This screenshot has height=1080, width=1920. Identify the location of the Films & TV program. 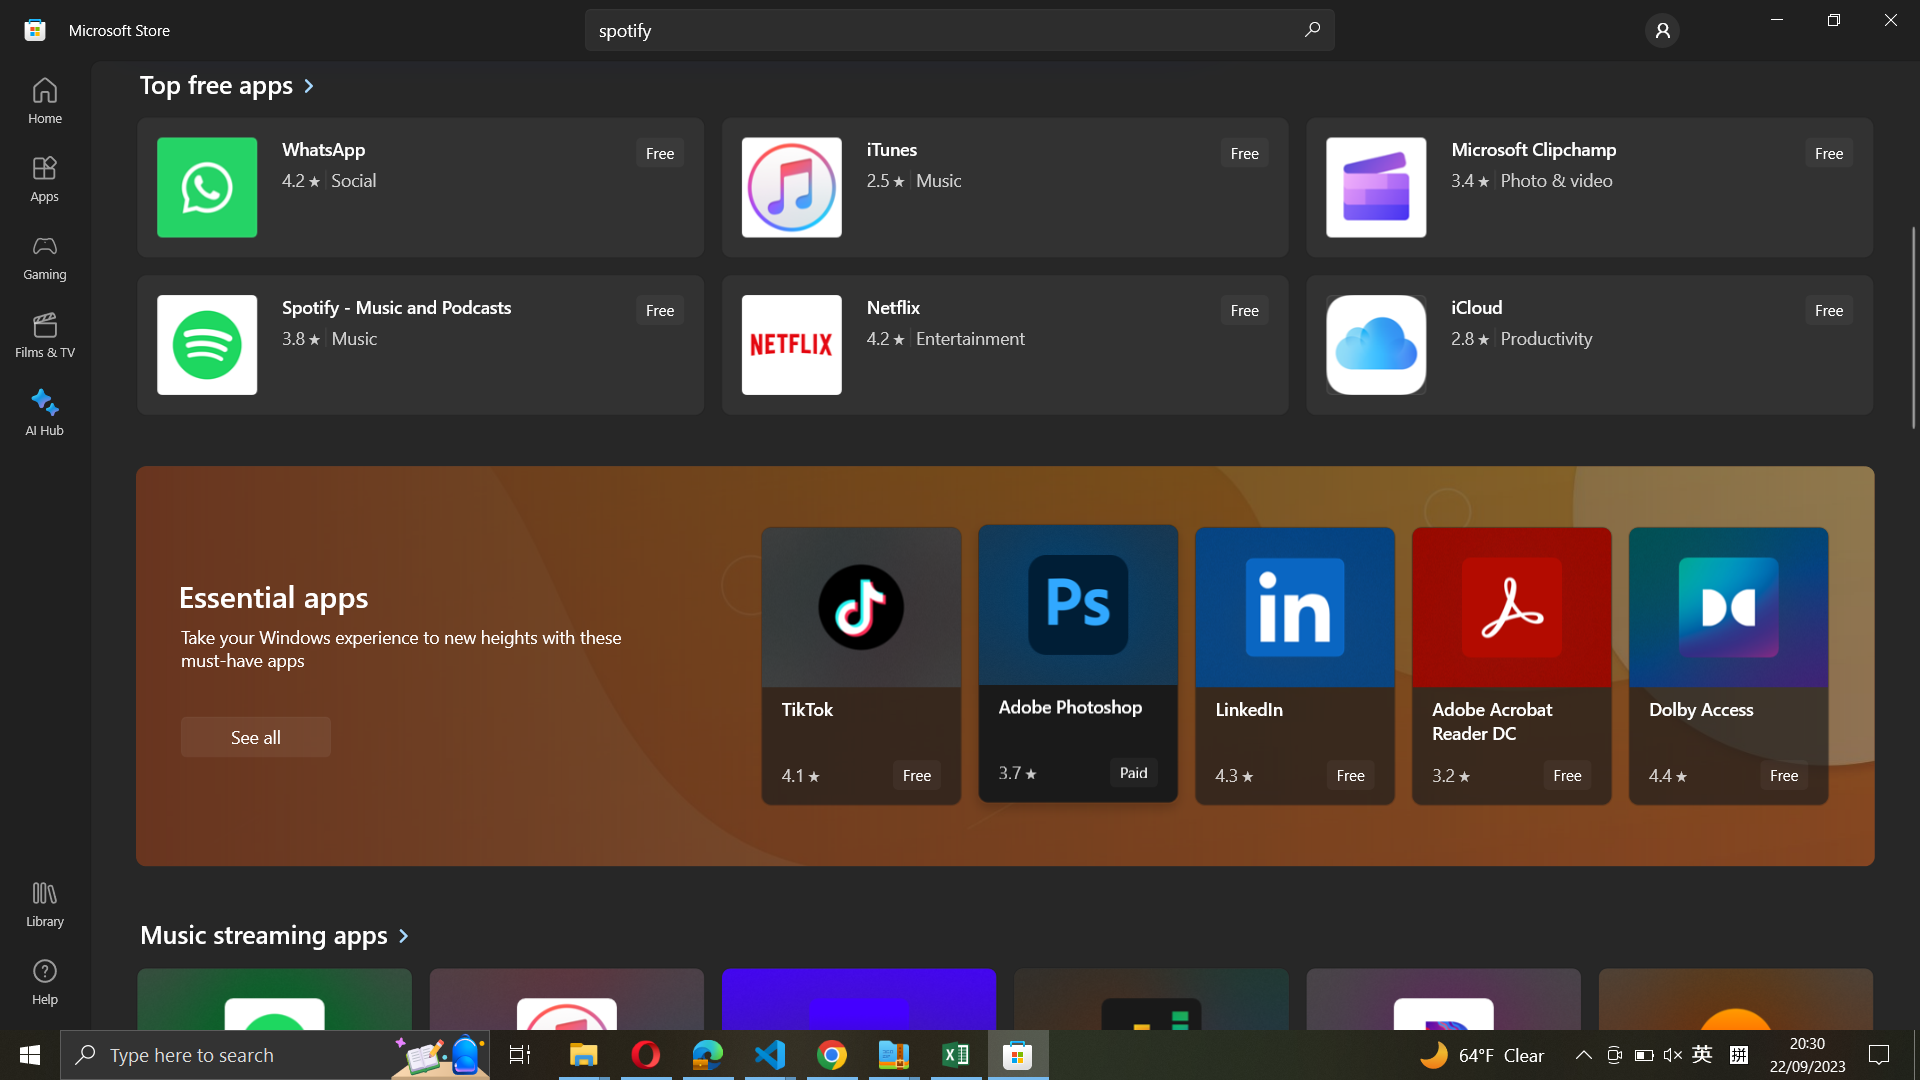
(47, 332).